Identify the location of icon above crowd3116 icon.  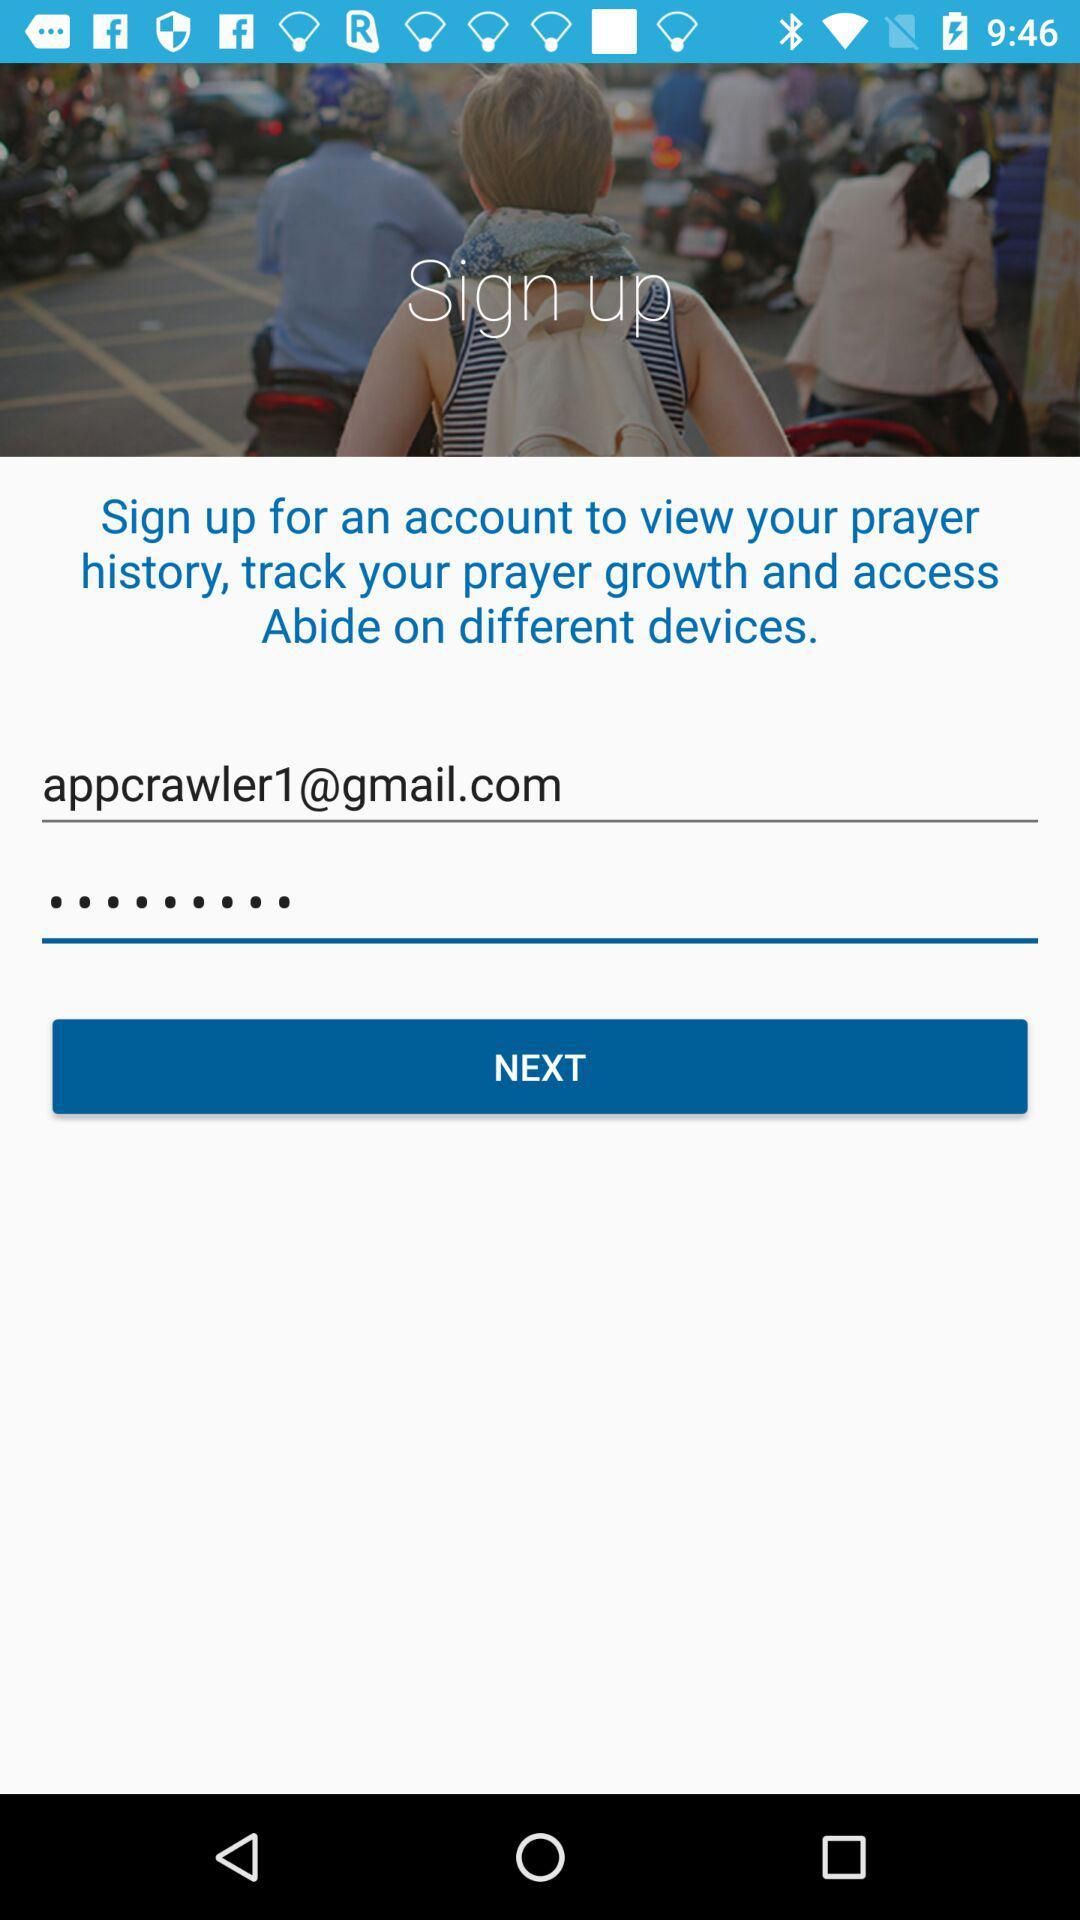
(540, 782).